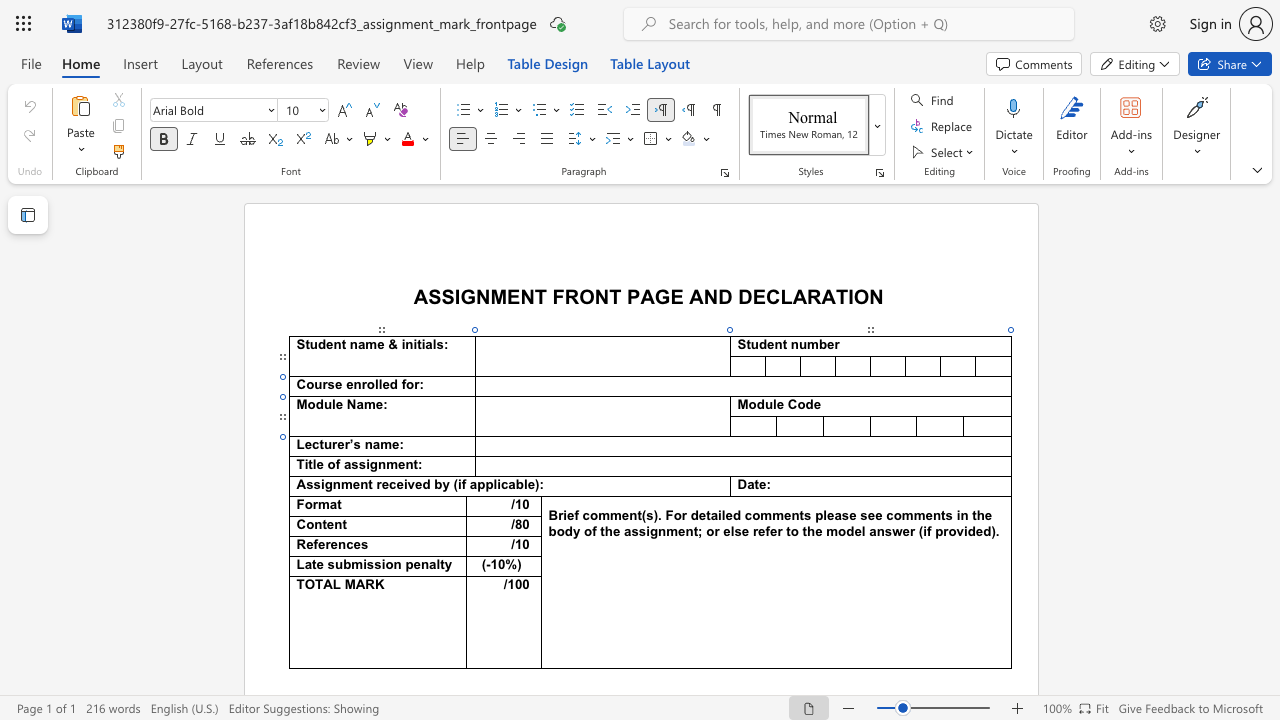 The image size is (1280, 720). I want to click on the space between the continuous character "R" and "K" in the text, so click(375, 585).